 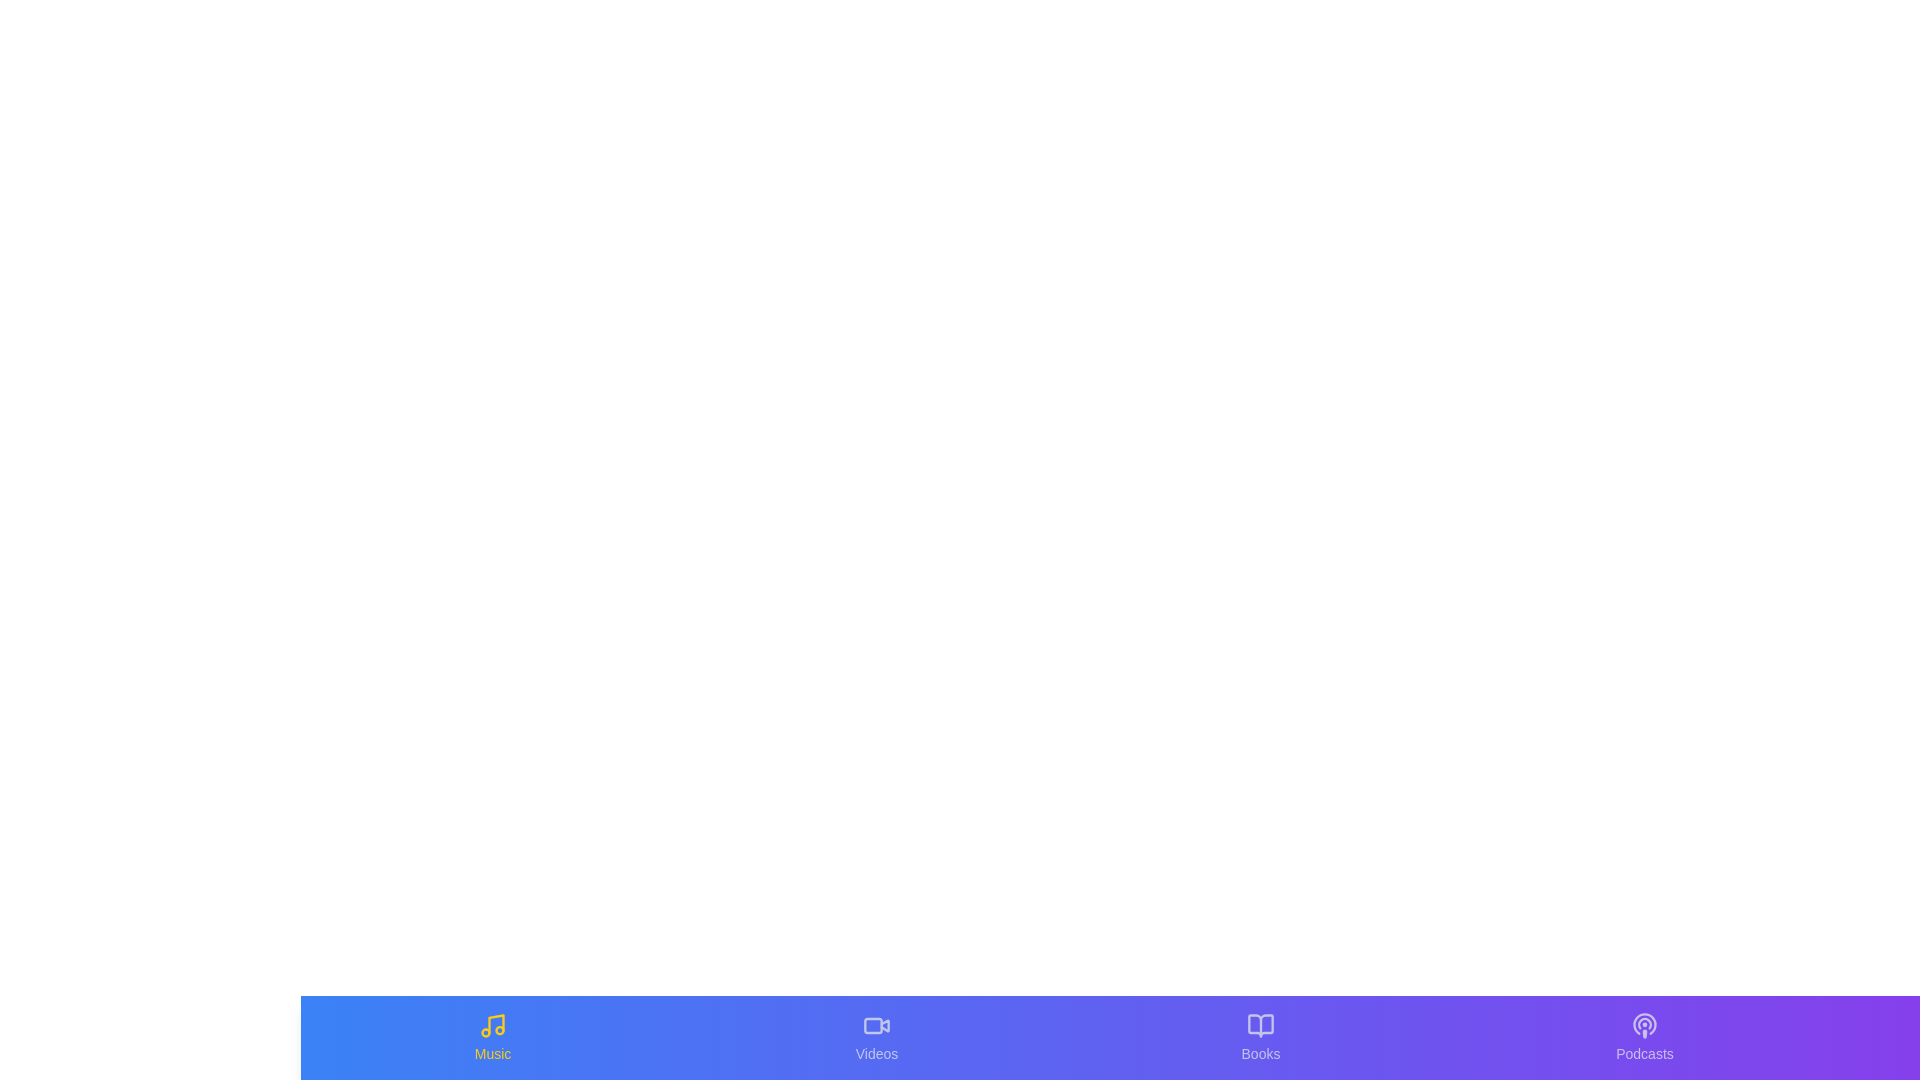 What do you see at coordinates (1260, 1036) in the screenshot?
I see `the tab labeled Books` at bounding box center [1260, 1036].